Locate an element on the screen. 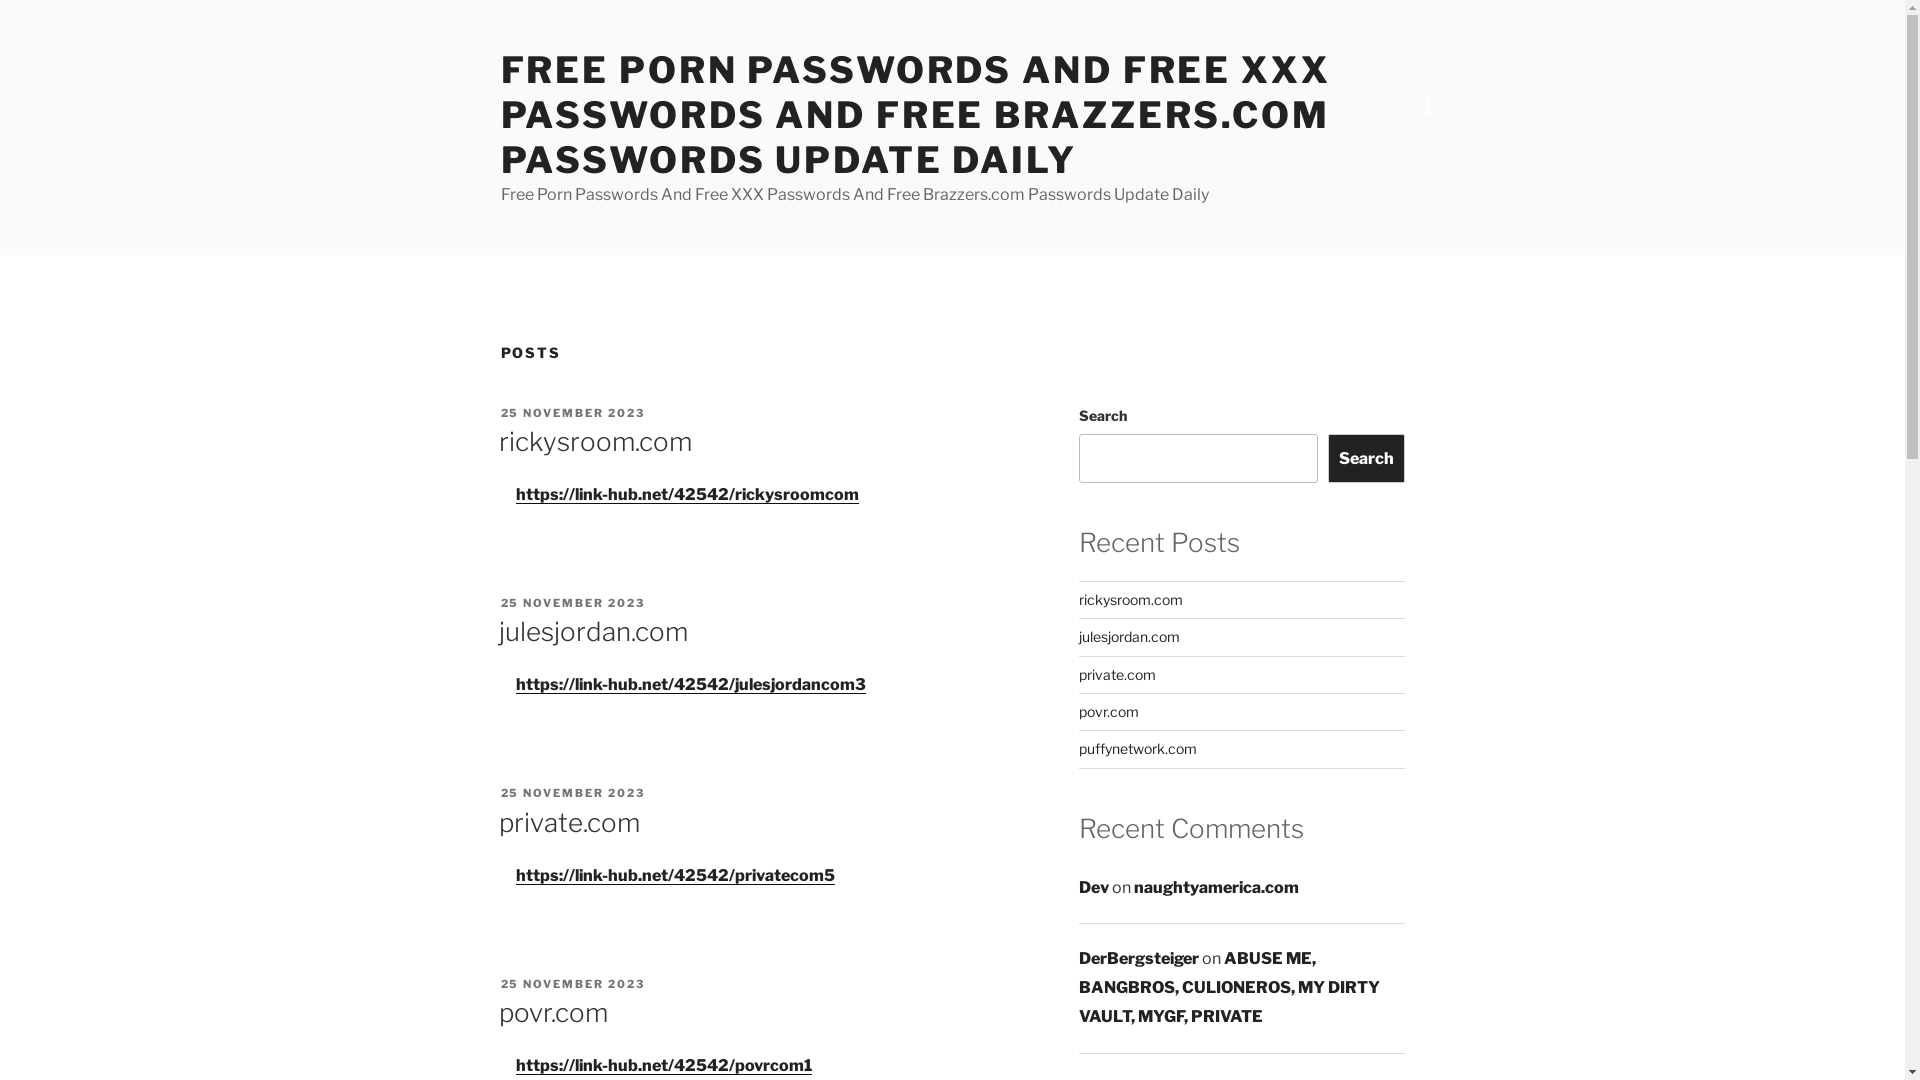 This screenshot has height=1080, width=1920. 'DerBergsteiger' is located at coordinates (1138, 957).